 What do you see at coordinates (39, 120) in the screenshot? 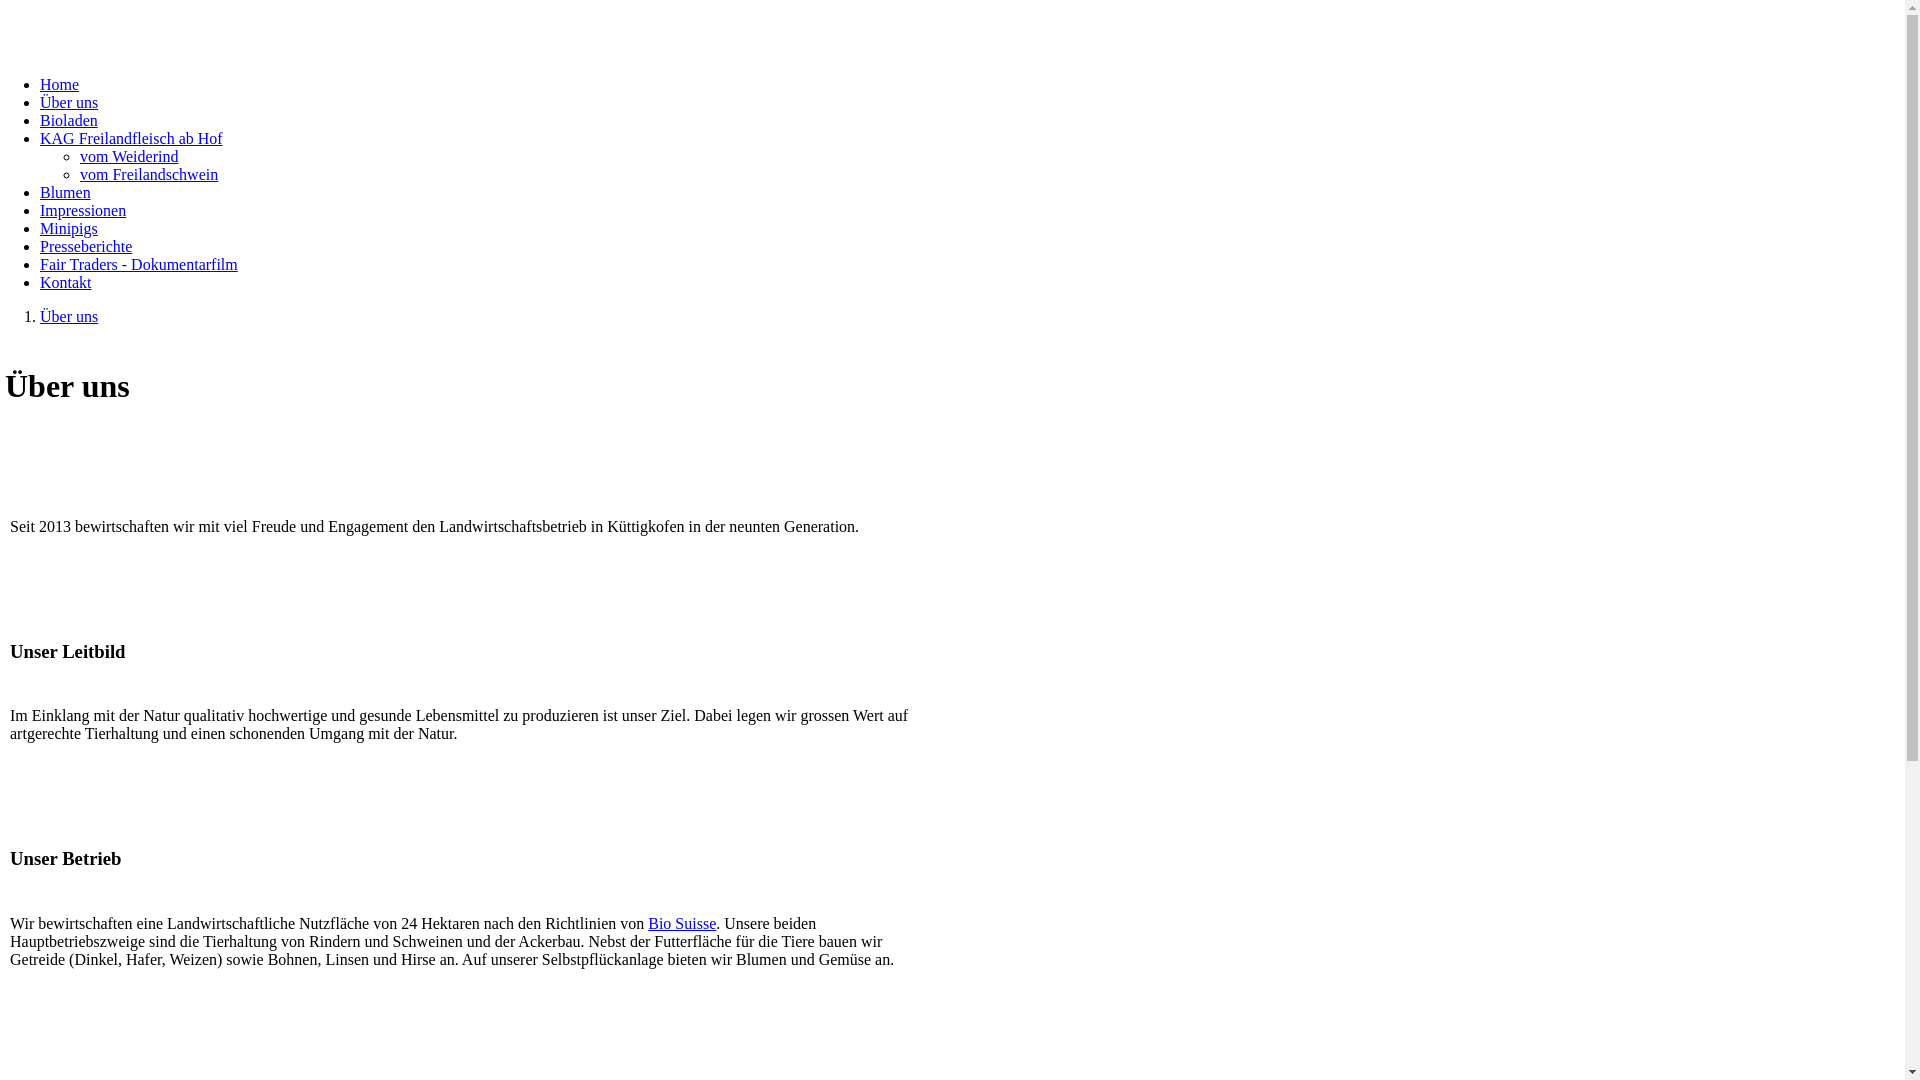
I see `'Bioladen'` at bounding box center [39, 120].